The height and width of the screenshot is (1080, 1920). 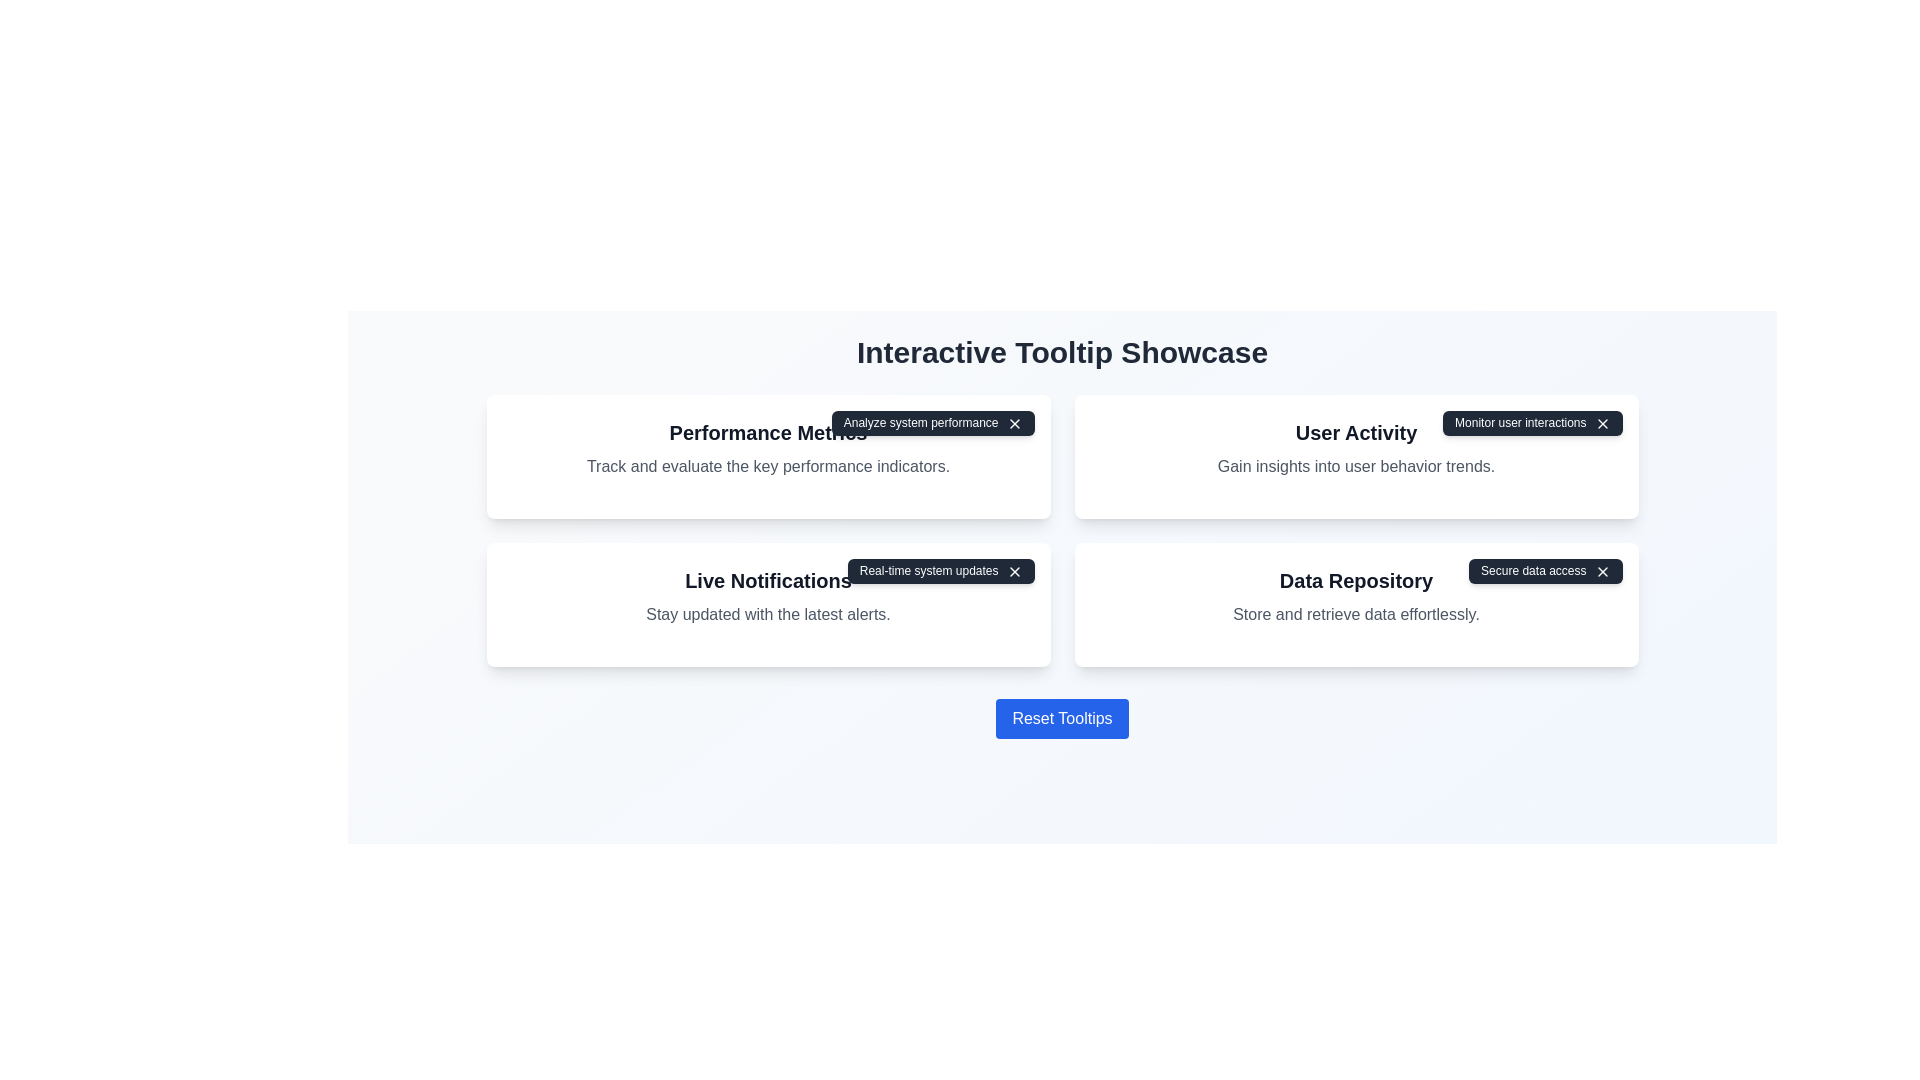 I want to click on the static text element that states 'Stay updated with the latest alerts.' which is styled classically in gray and is positioned within a white card below 'Live Notifications', so click(x=767, y=613).